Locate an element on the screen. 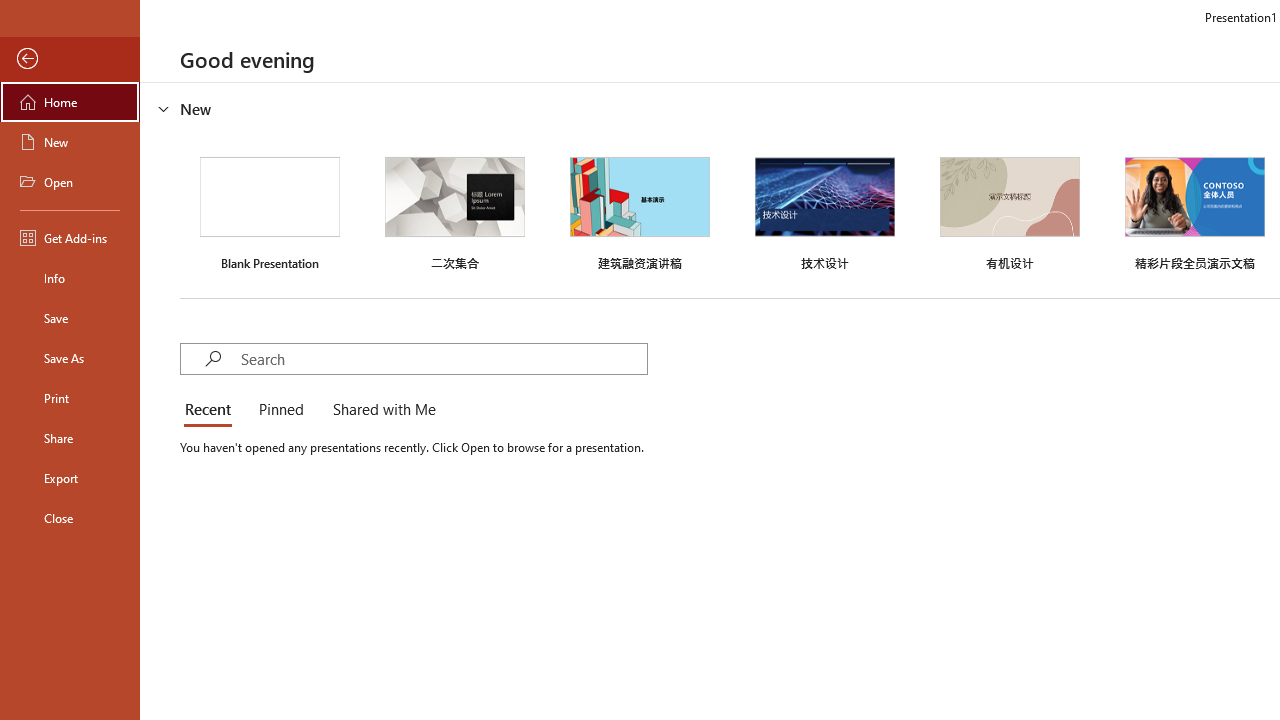  'Home' is located at coordinates (69, 101).